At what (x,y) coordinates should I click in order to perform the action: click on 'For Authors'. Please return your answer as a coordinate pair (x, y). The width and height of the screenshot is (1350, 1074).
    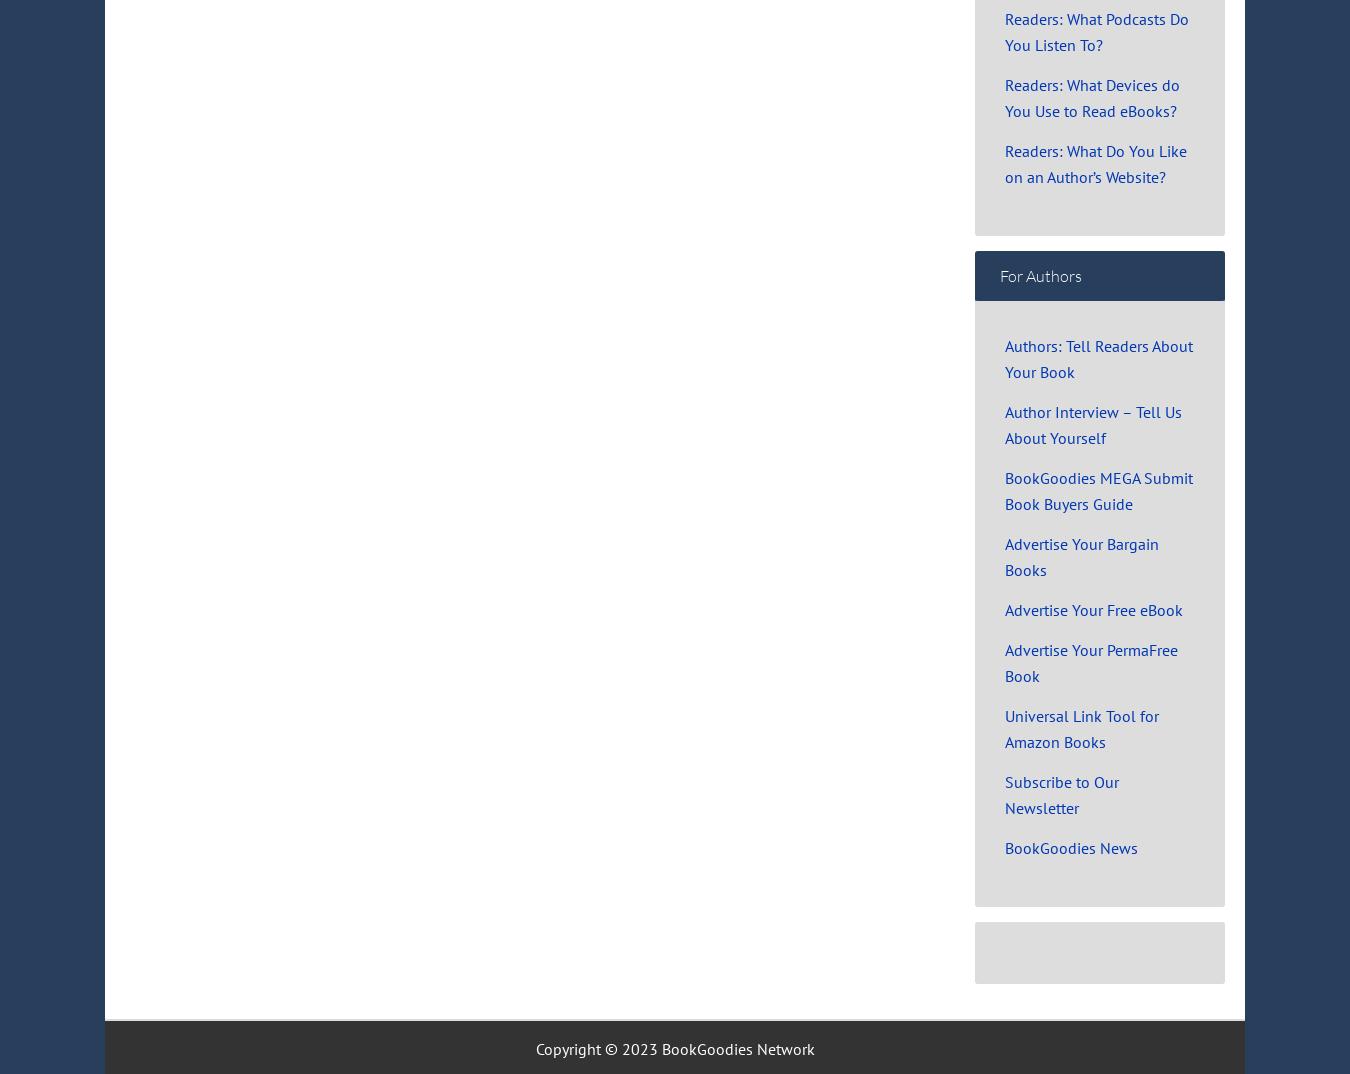
    Looking at the image, I should click on (1040, 275).